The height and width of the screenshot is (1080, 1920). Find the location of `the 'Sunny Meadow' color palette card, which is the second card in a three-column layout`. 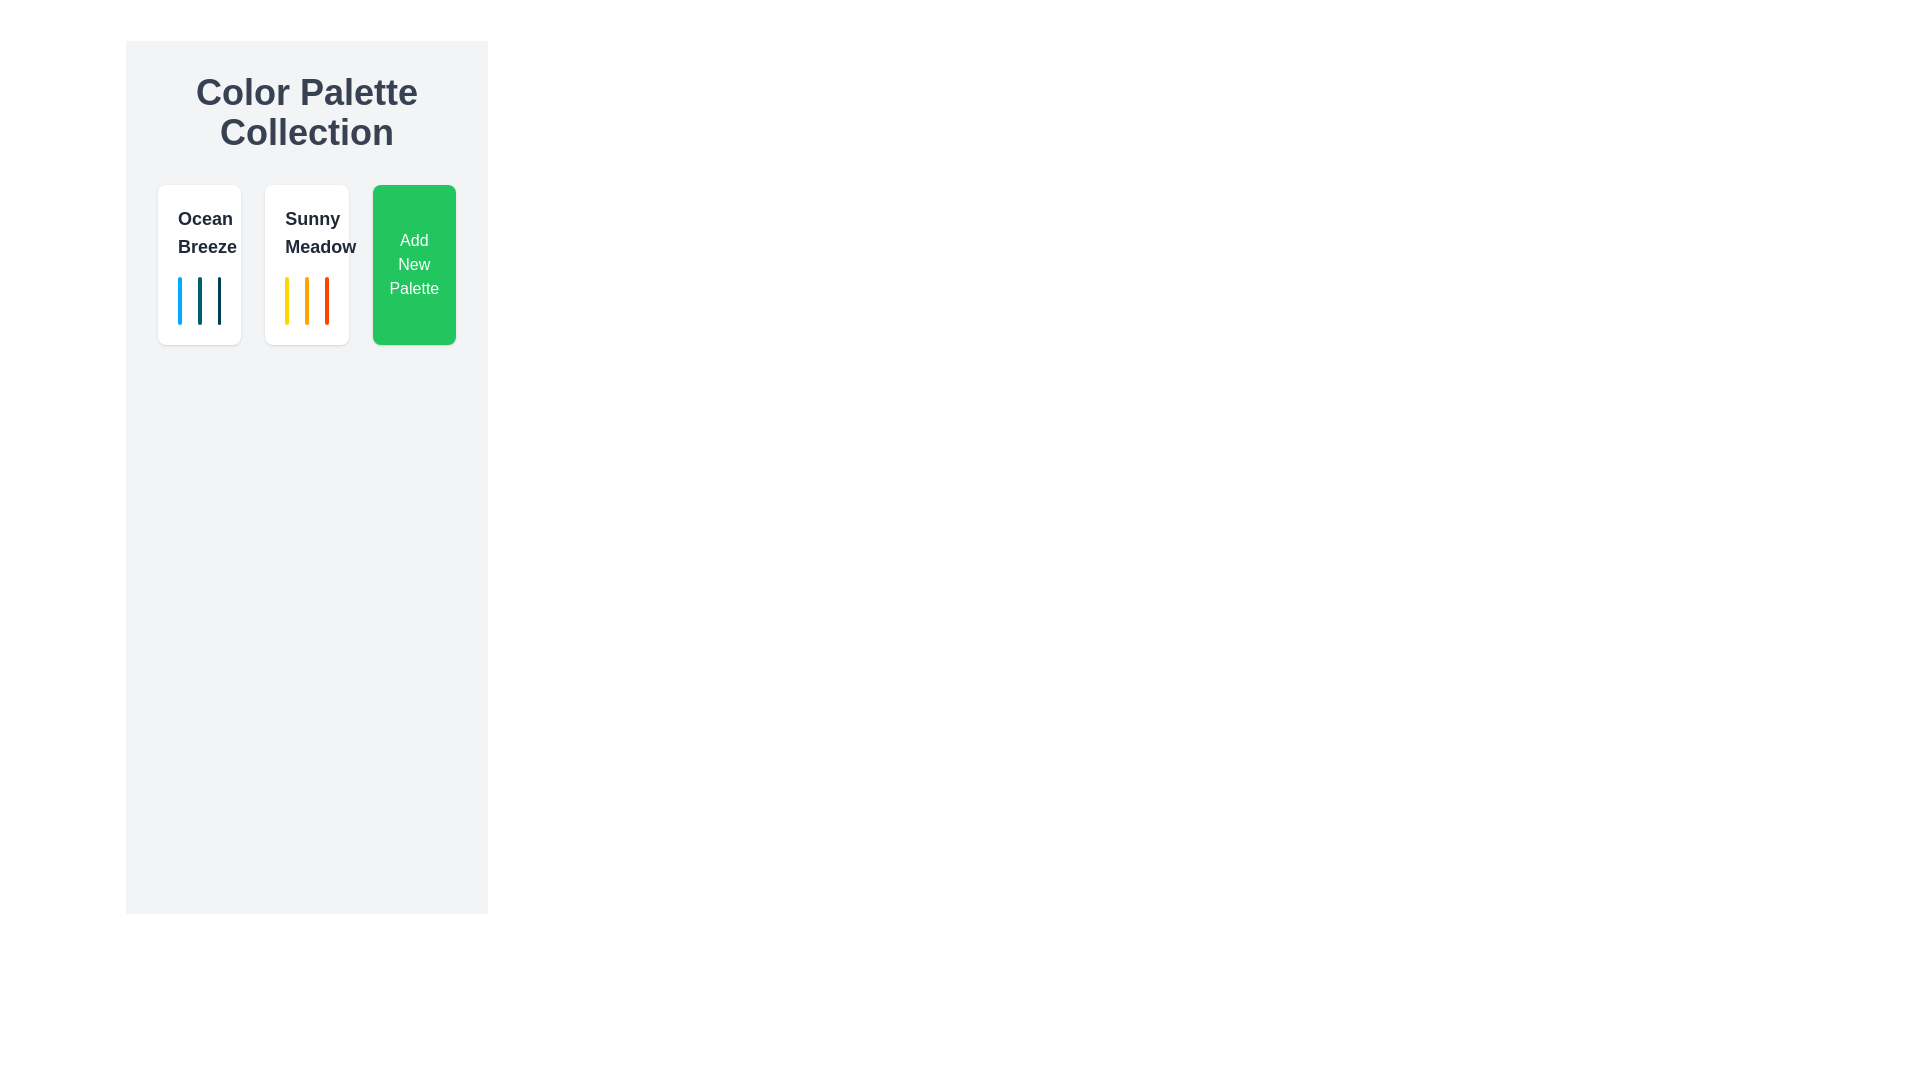

the 'Sunny Meadow' color palette card, which is the second card in a three-column layout is located at coordinates (306, 264).